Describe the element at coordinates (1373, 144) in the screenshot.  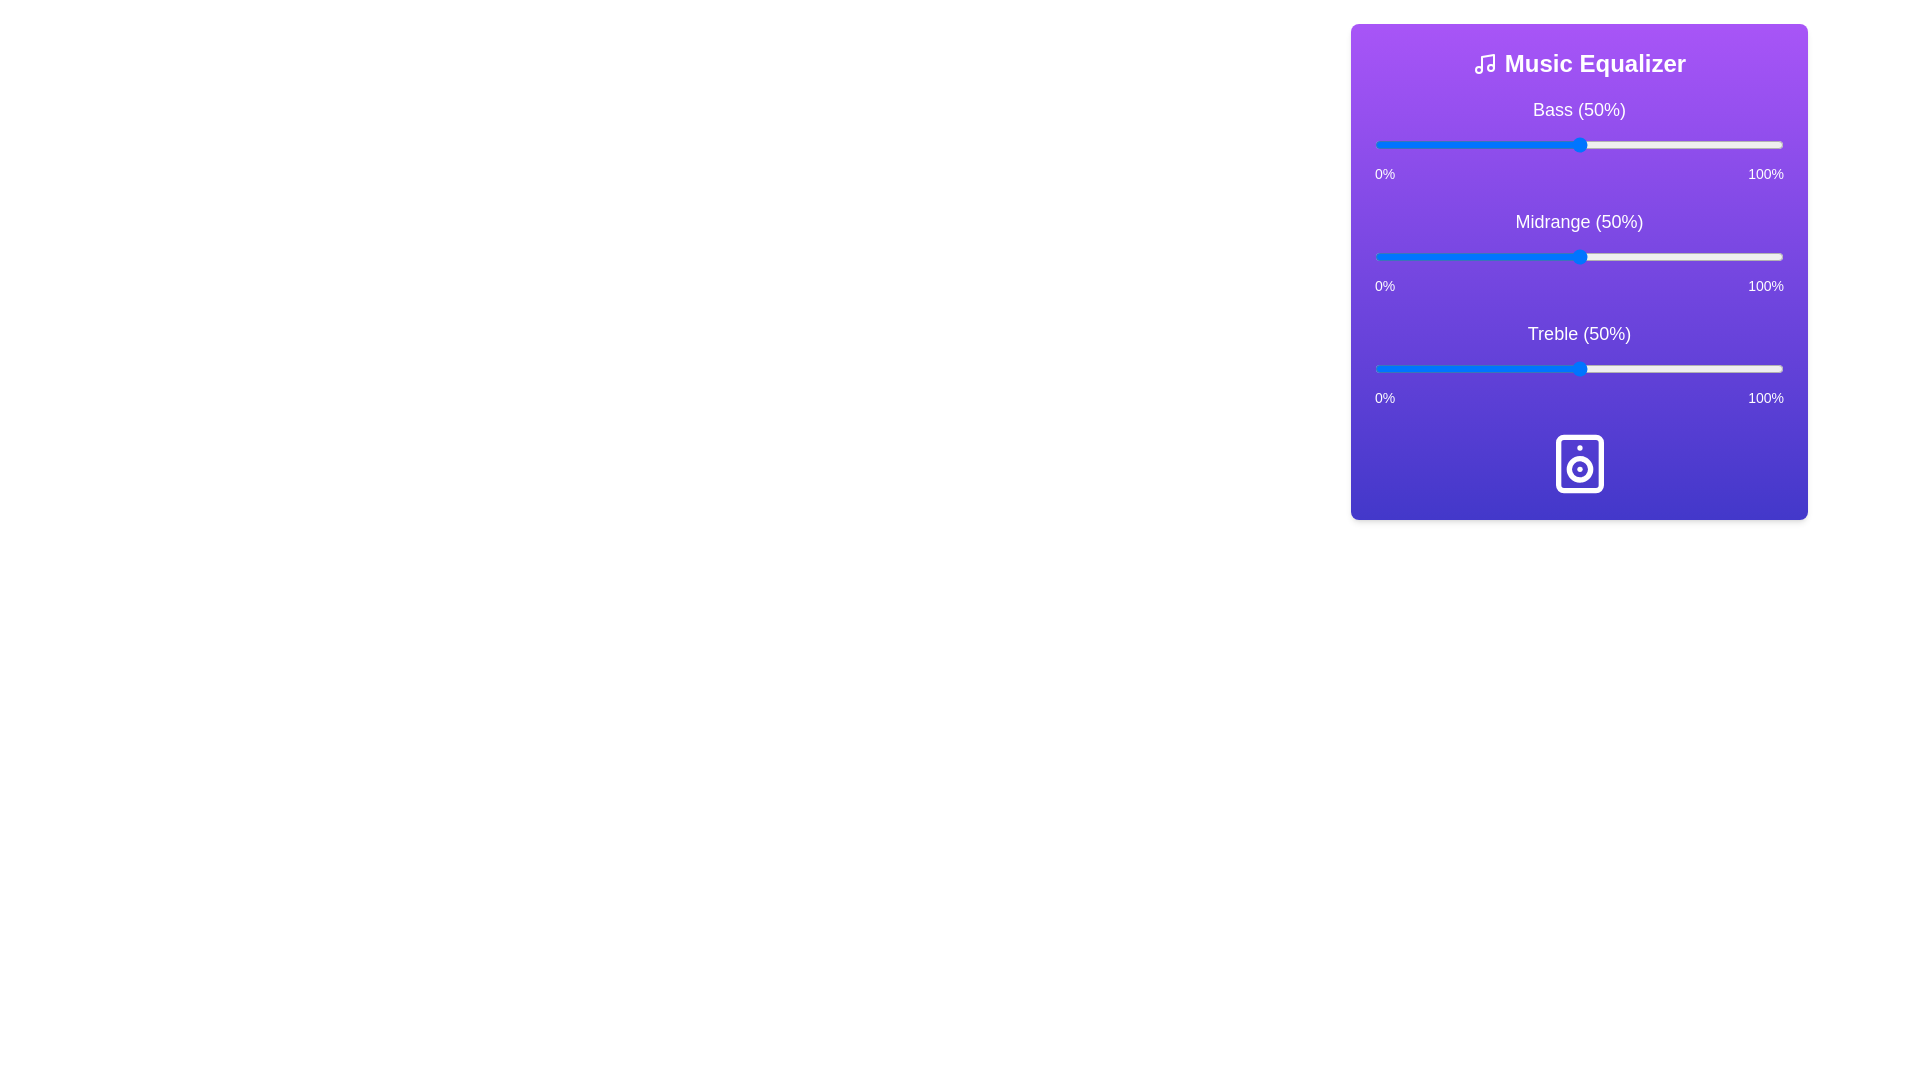
I see `the bass slider to 0%` at that location.